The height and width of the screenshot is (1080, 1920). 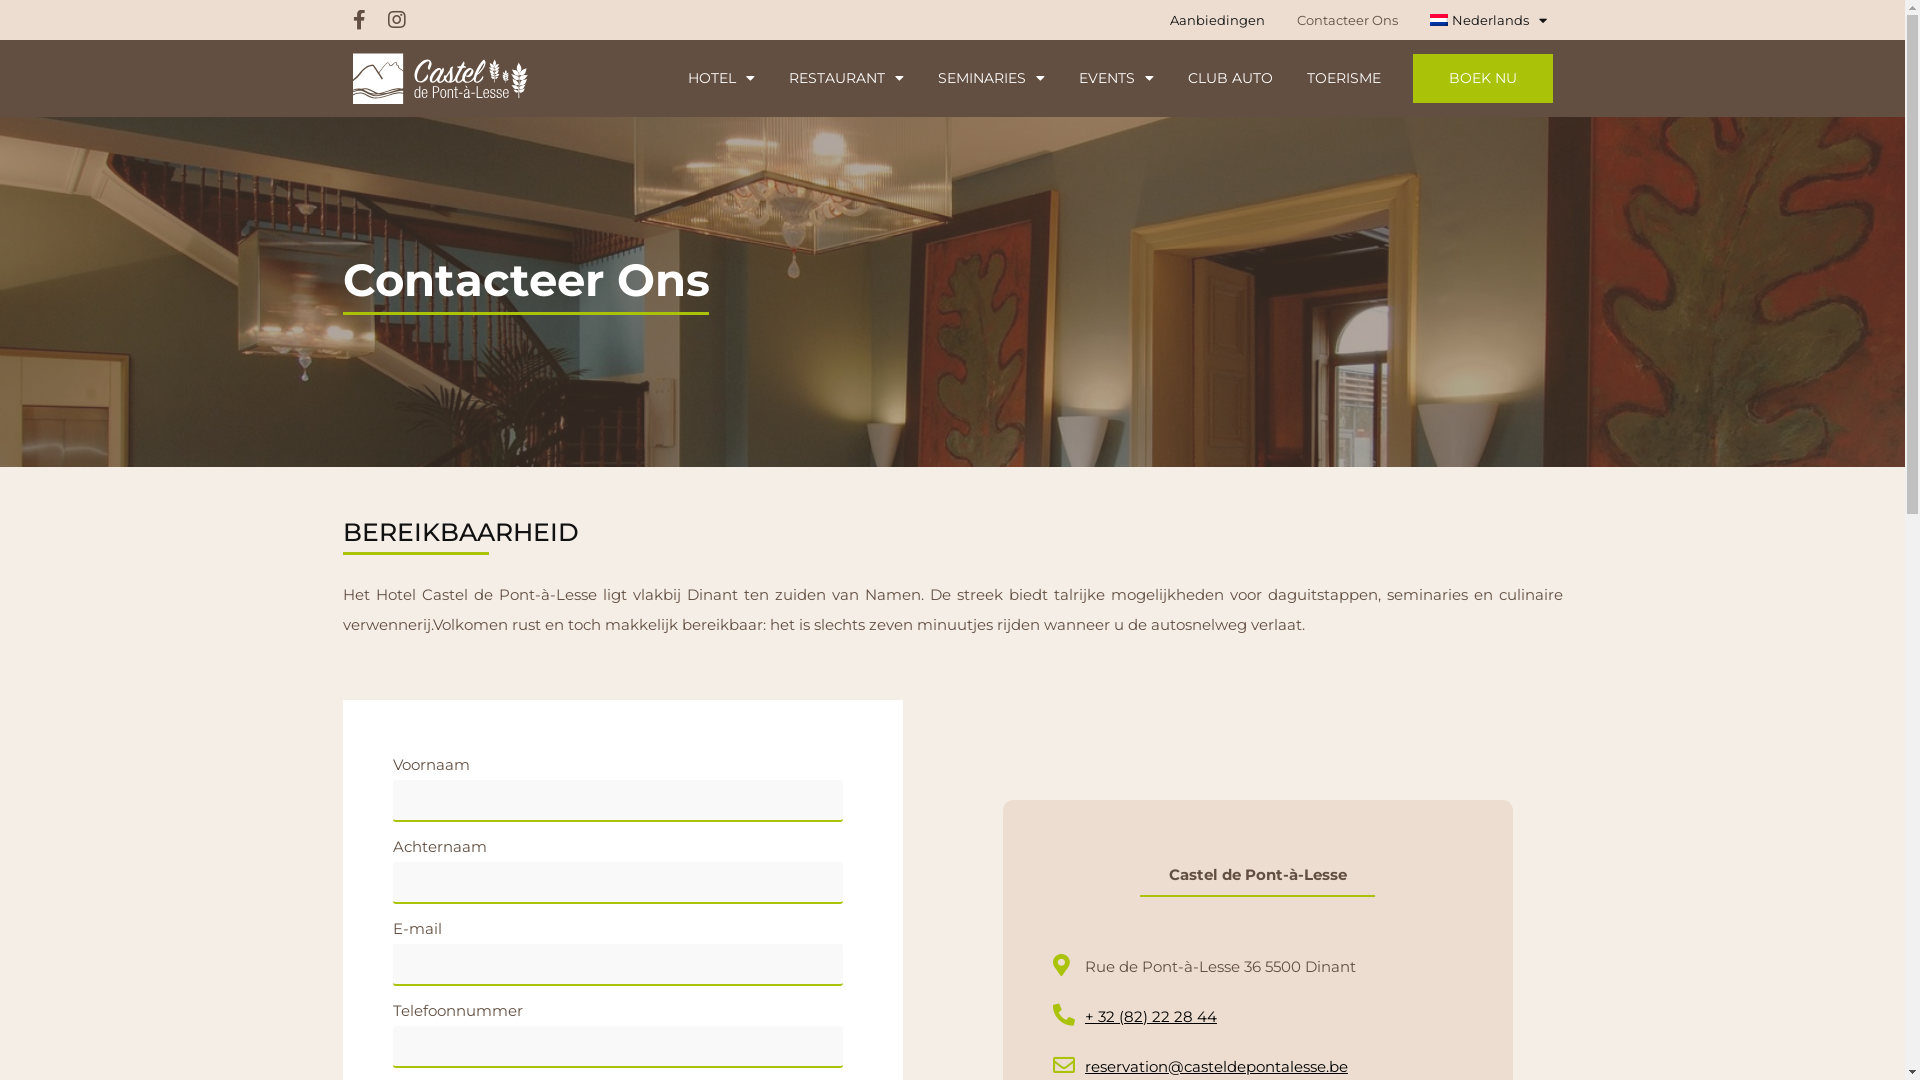 I want to click on '+ 32 (82) 22 28 44', so click(x=1050, y=1017).